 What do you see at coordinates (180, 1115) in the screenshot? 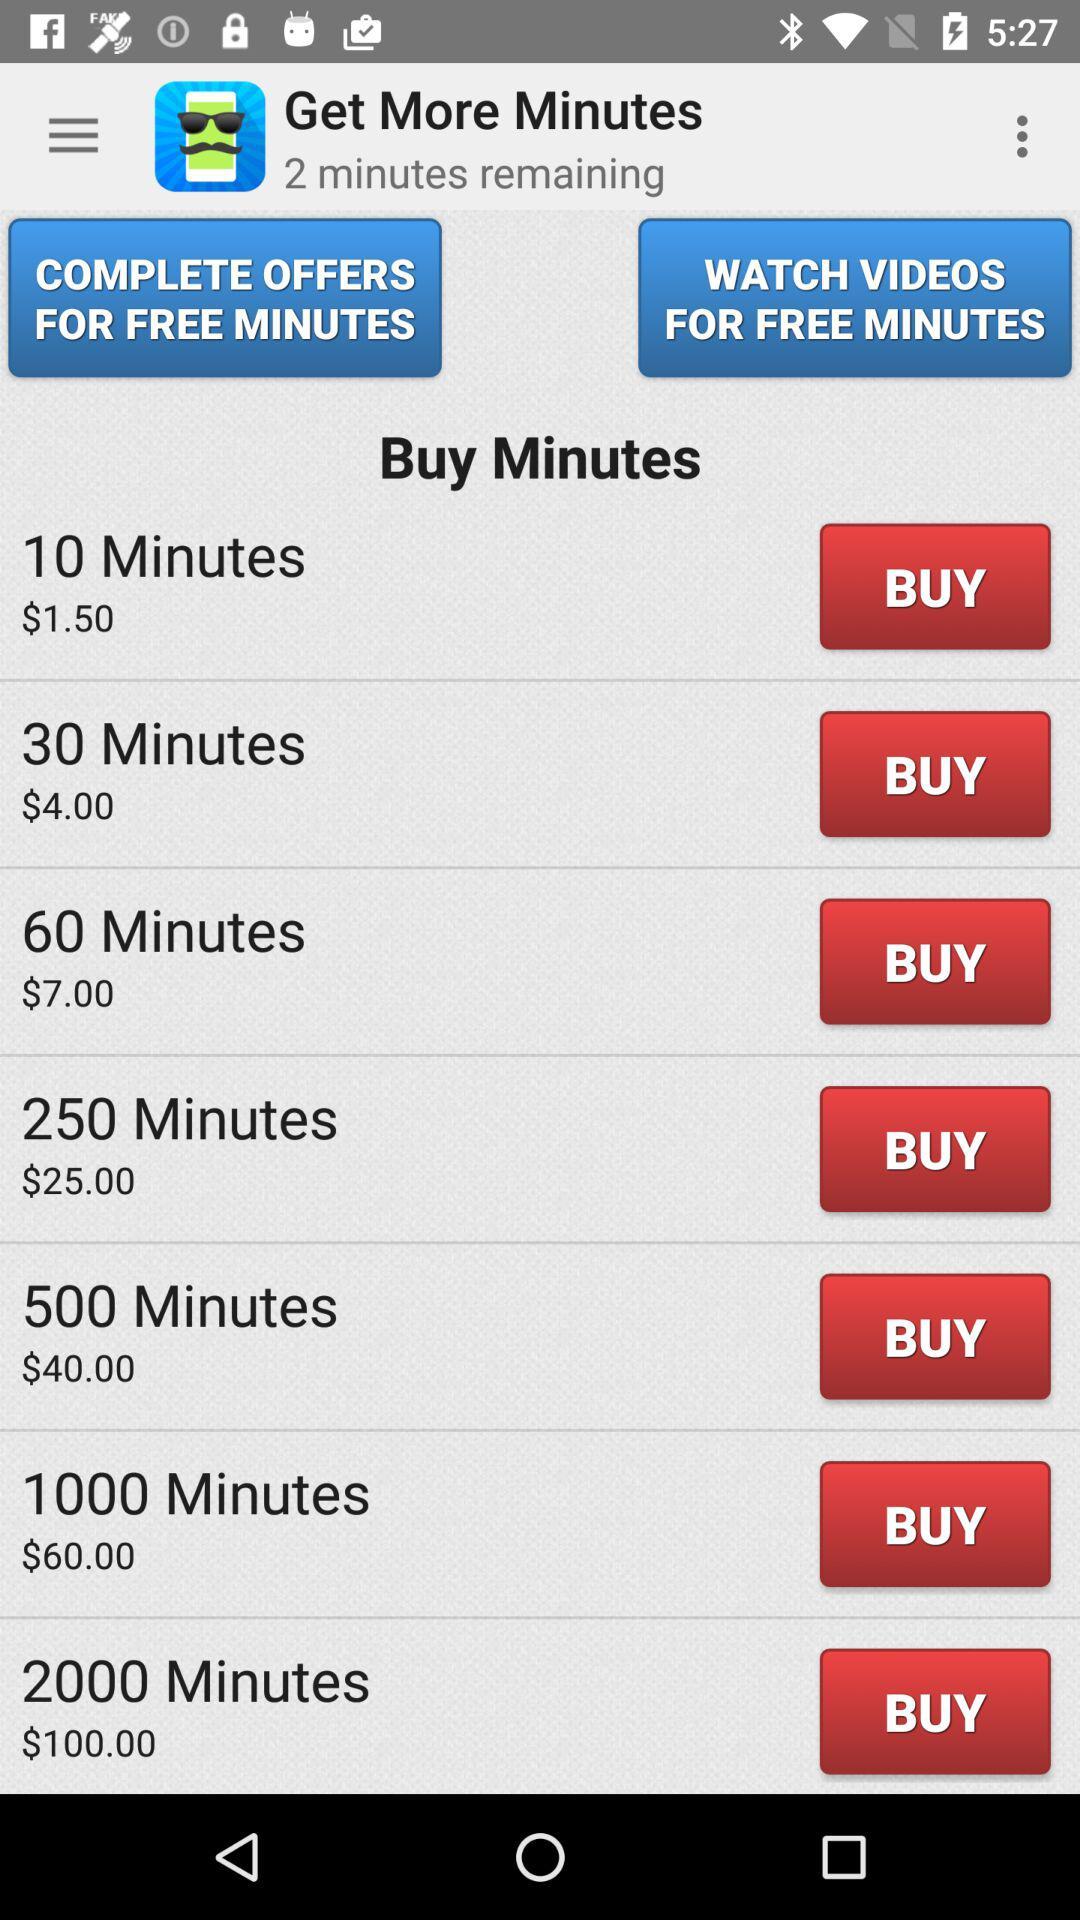
I see `the 250 minutes` at bounding box center [180, 1115].